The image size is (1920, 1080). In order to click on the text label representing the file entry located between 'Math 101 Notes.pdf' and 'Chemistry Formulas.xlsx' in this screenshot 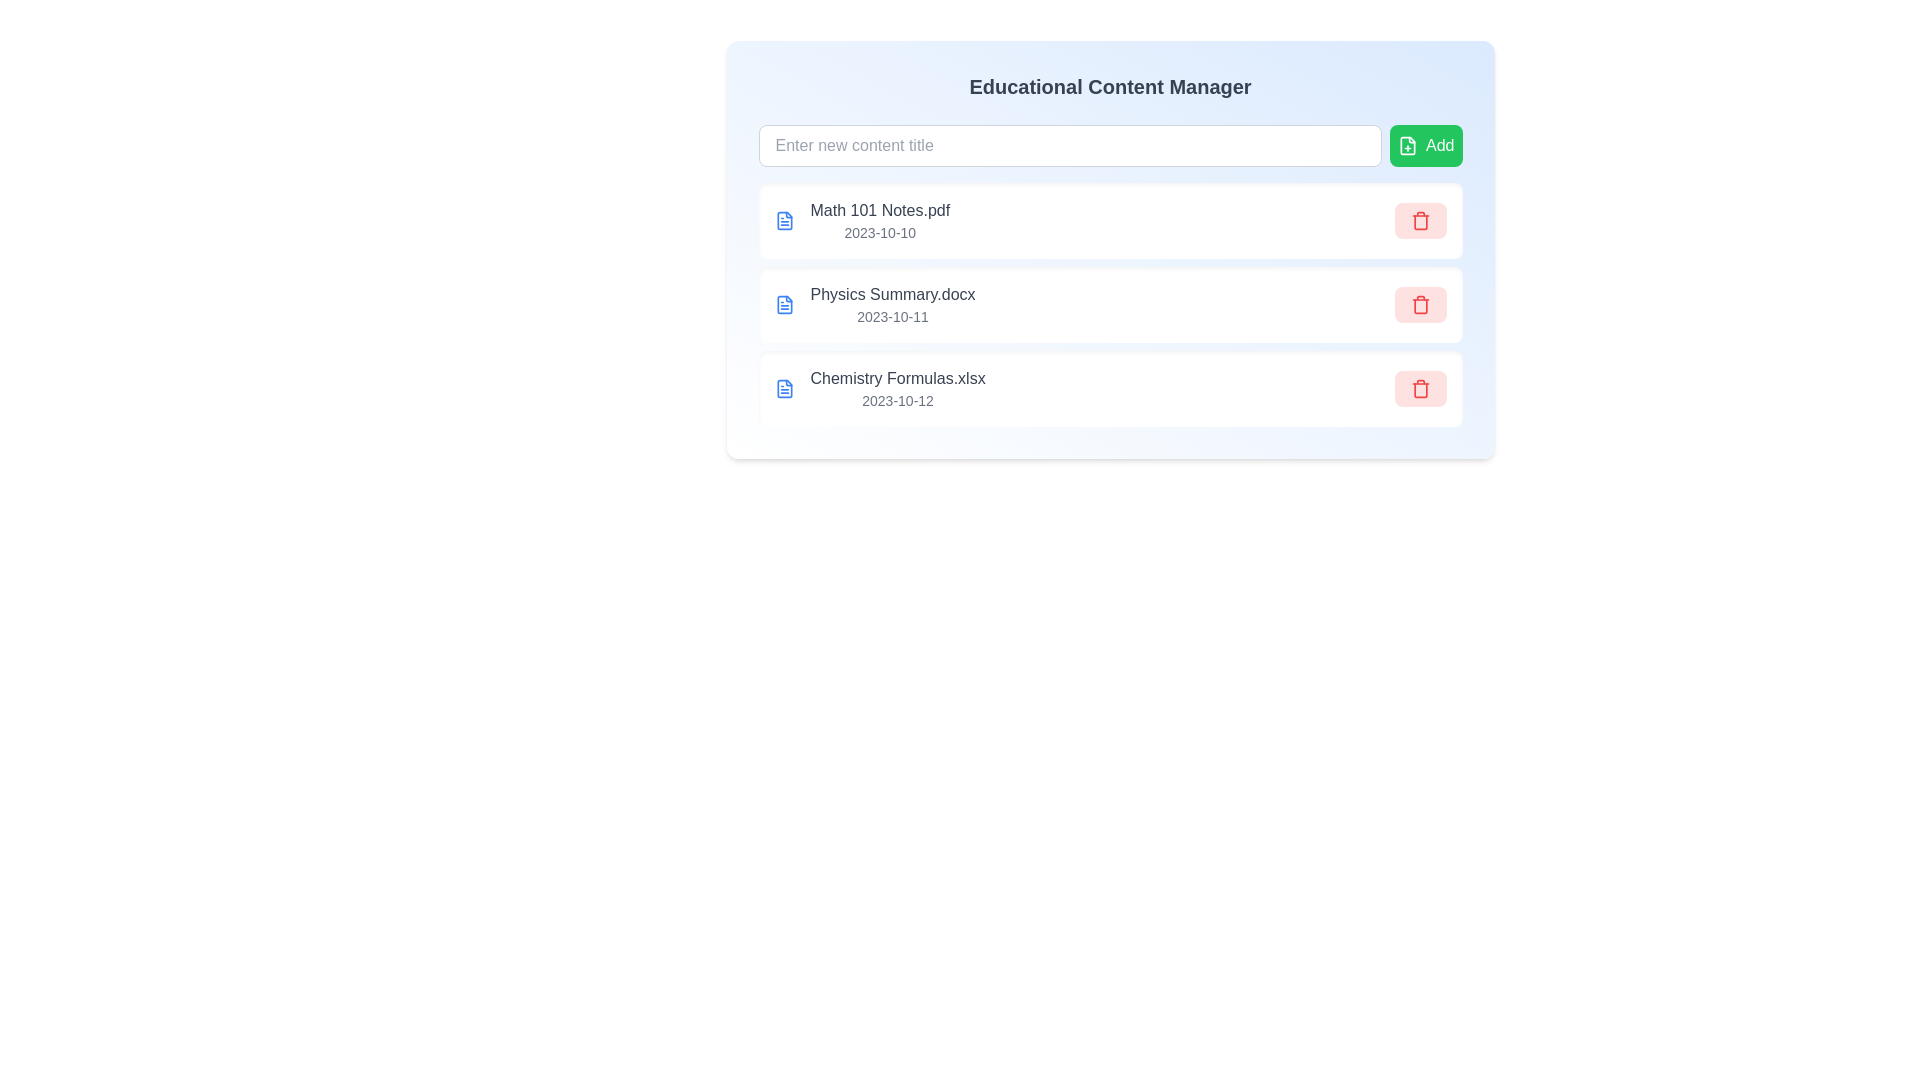, I will do `click(891, 304)`.